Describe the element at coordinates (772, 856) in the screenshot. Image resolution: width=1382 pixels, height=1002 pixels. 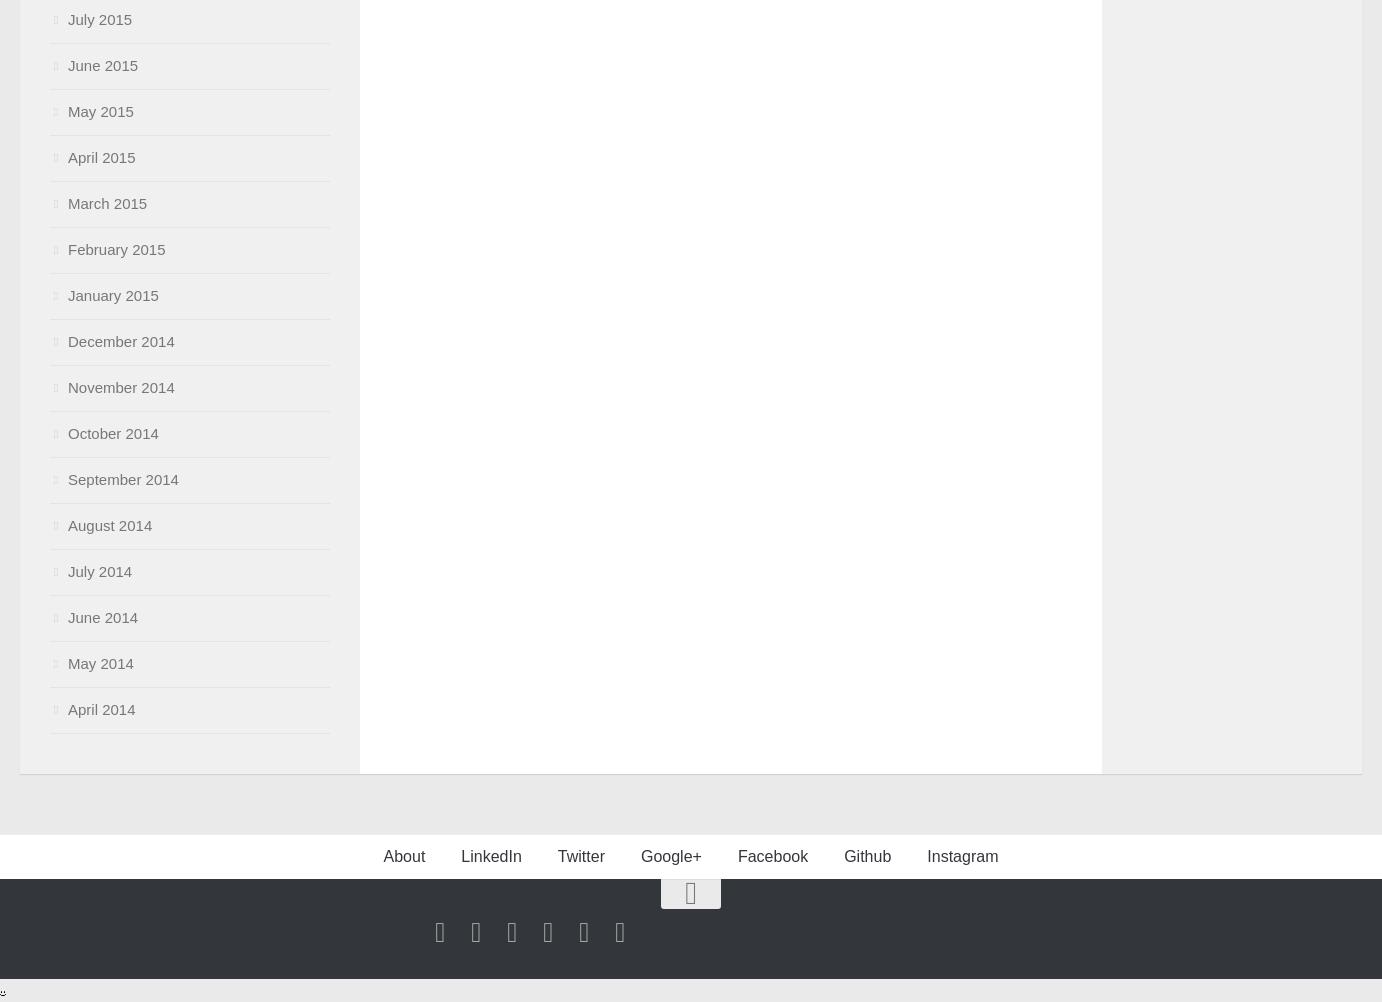
I see `'Facebook'` at that location.